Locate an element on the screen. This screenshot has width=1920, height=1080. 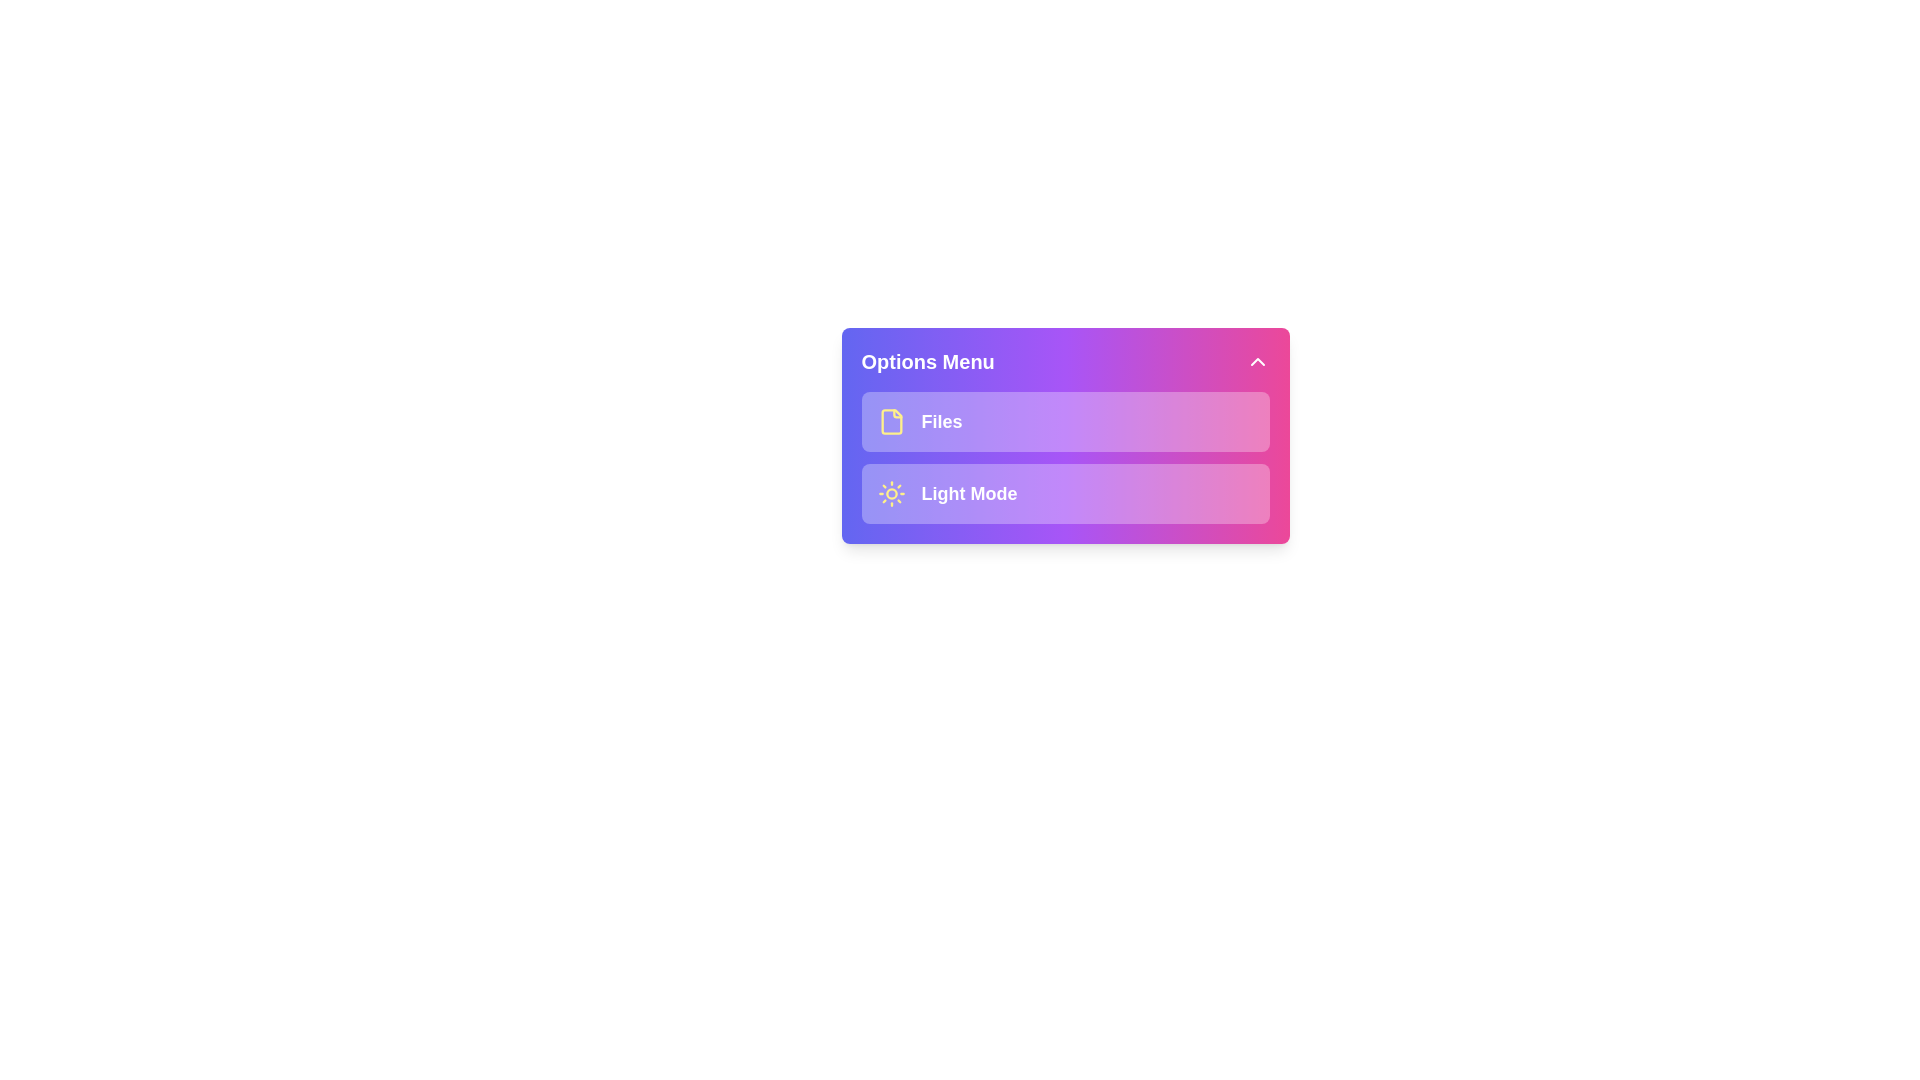
the menu item Files by clicking on it is located at coordinates (1064, 420).